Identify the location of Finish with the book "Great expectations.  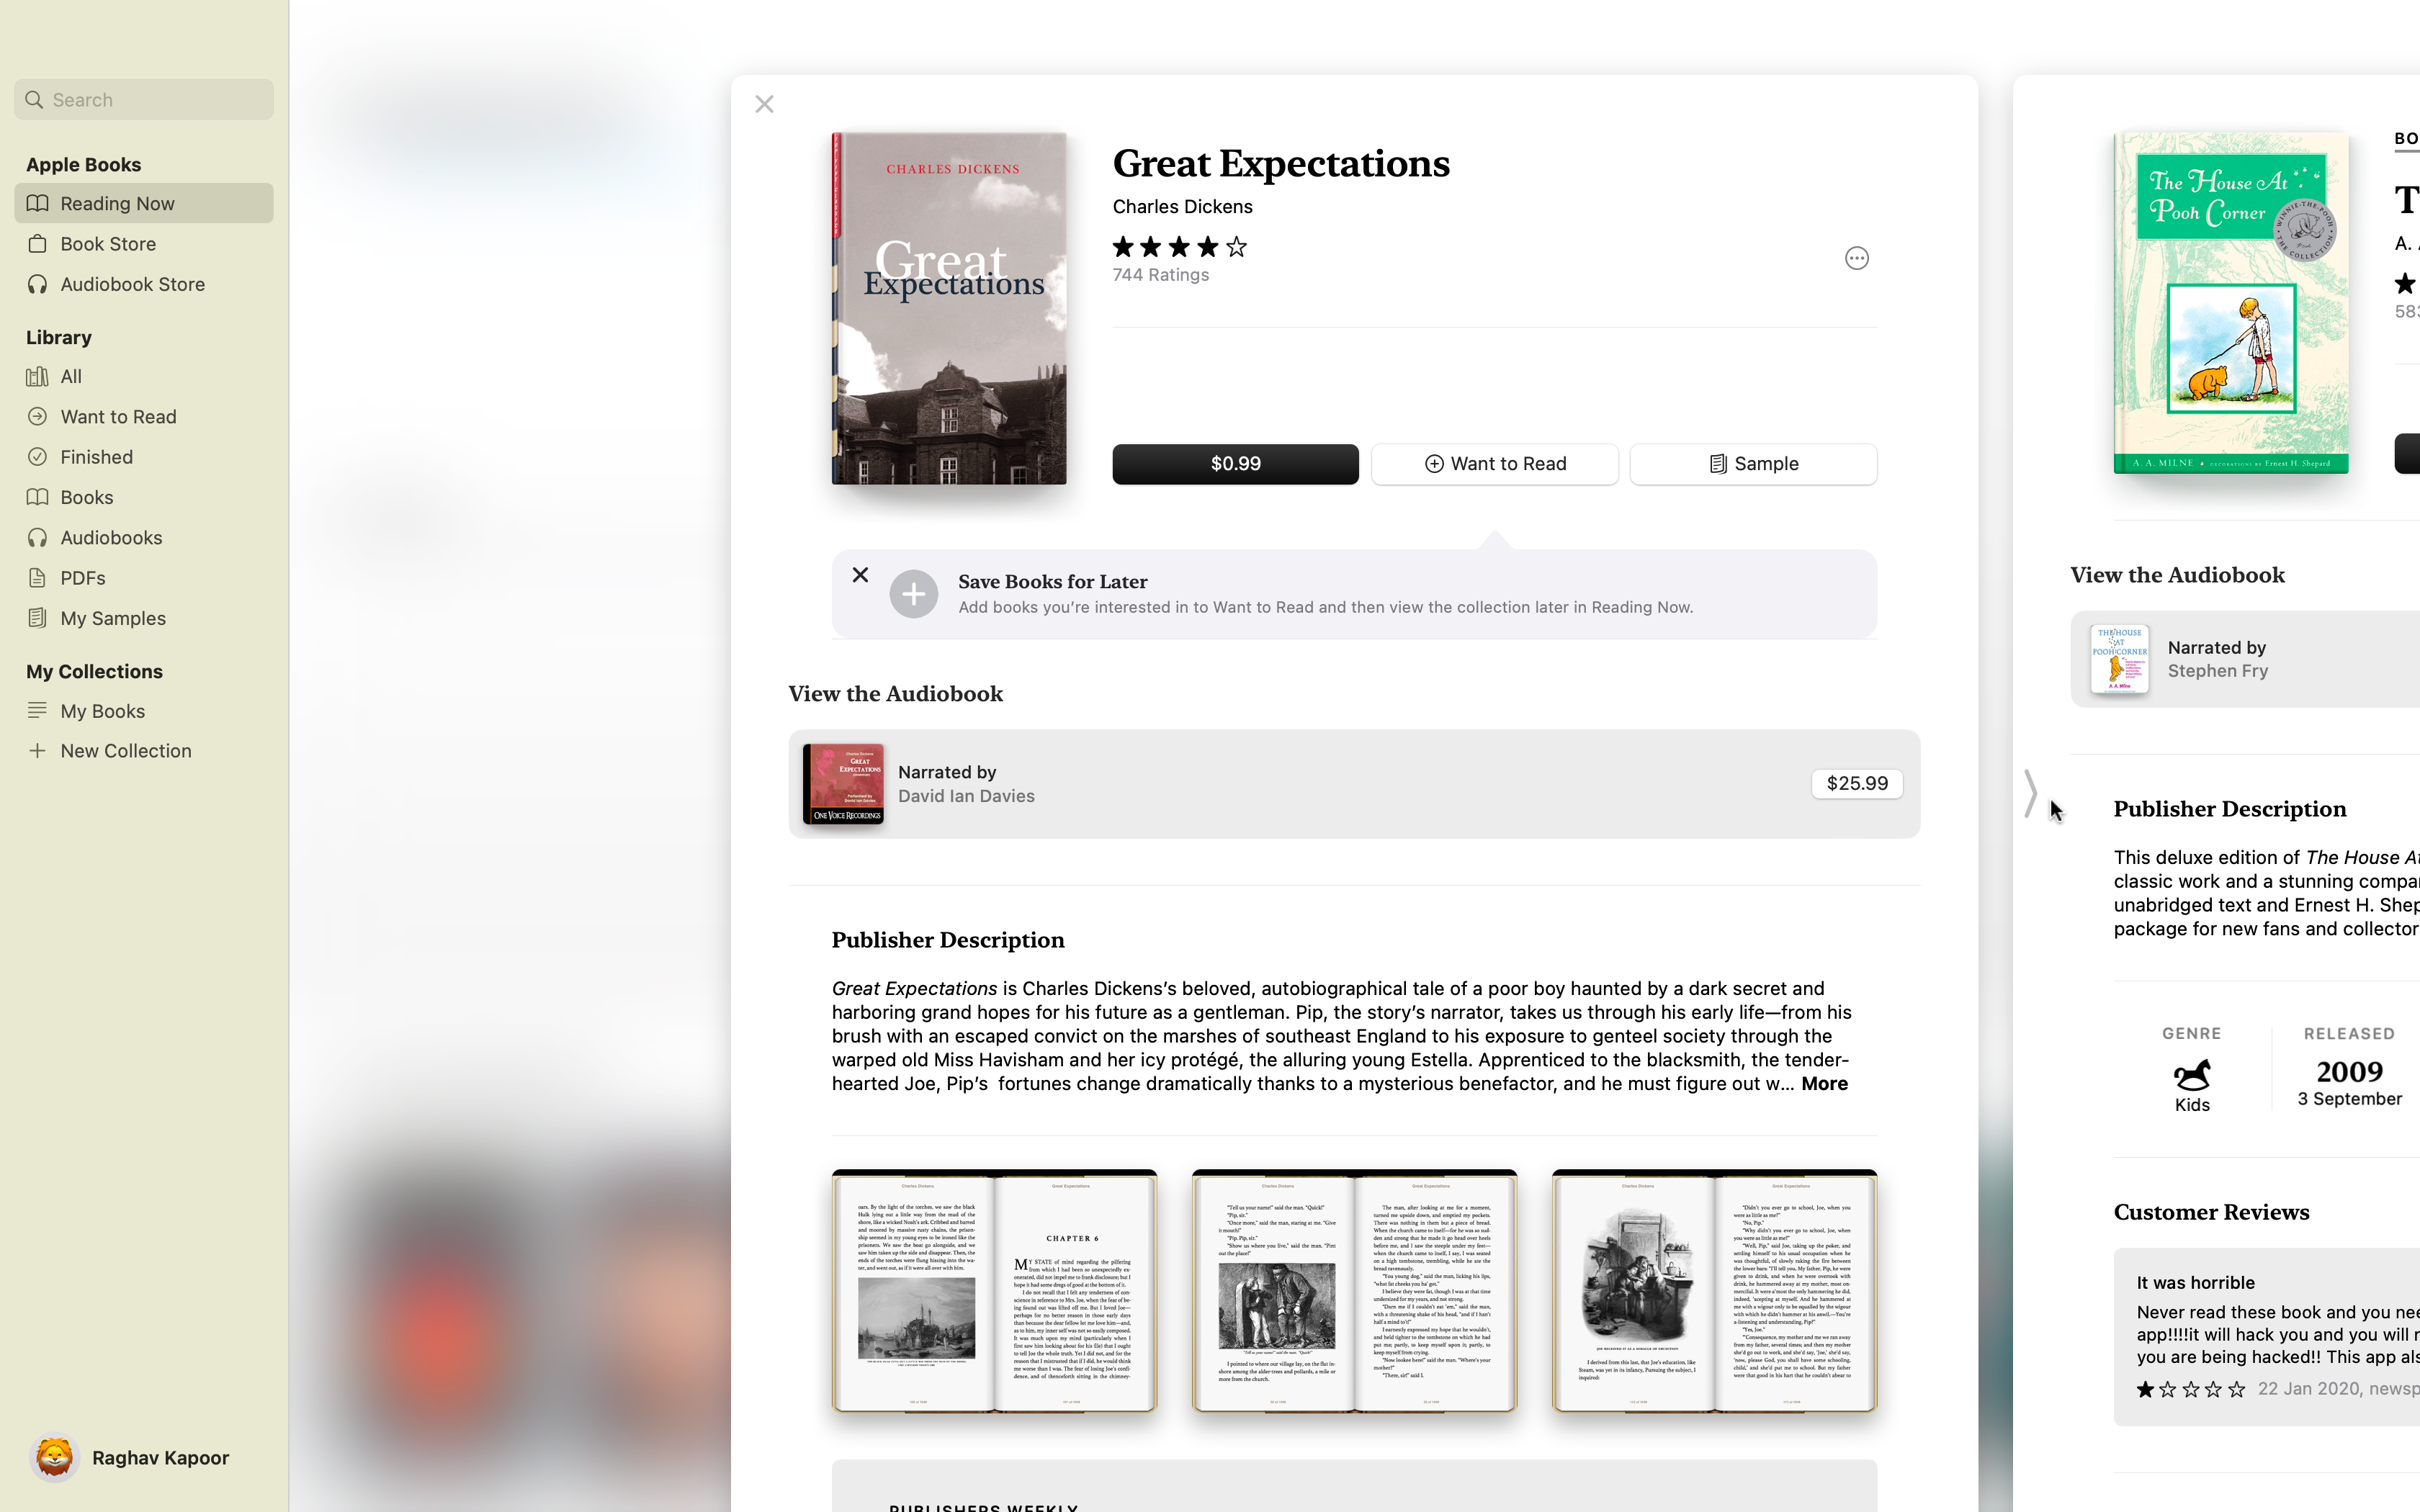
(763, 103).